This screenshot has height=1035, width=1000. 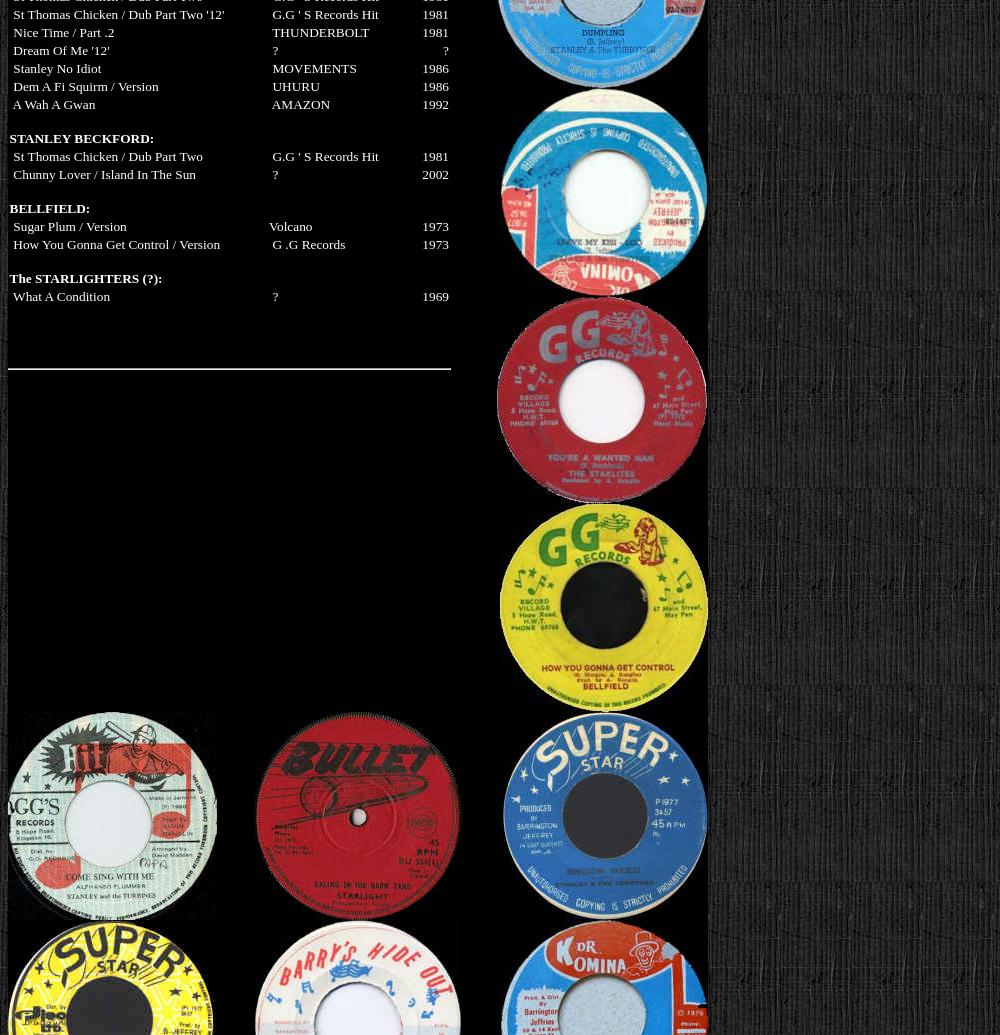 I want to click on 'How You Gonna 
					Get Control / Version', so click(x=114, y=243).